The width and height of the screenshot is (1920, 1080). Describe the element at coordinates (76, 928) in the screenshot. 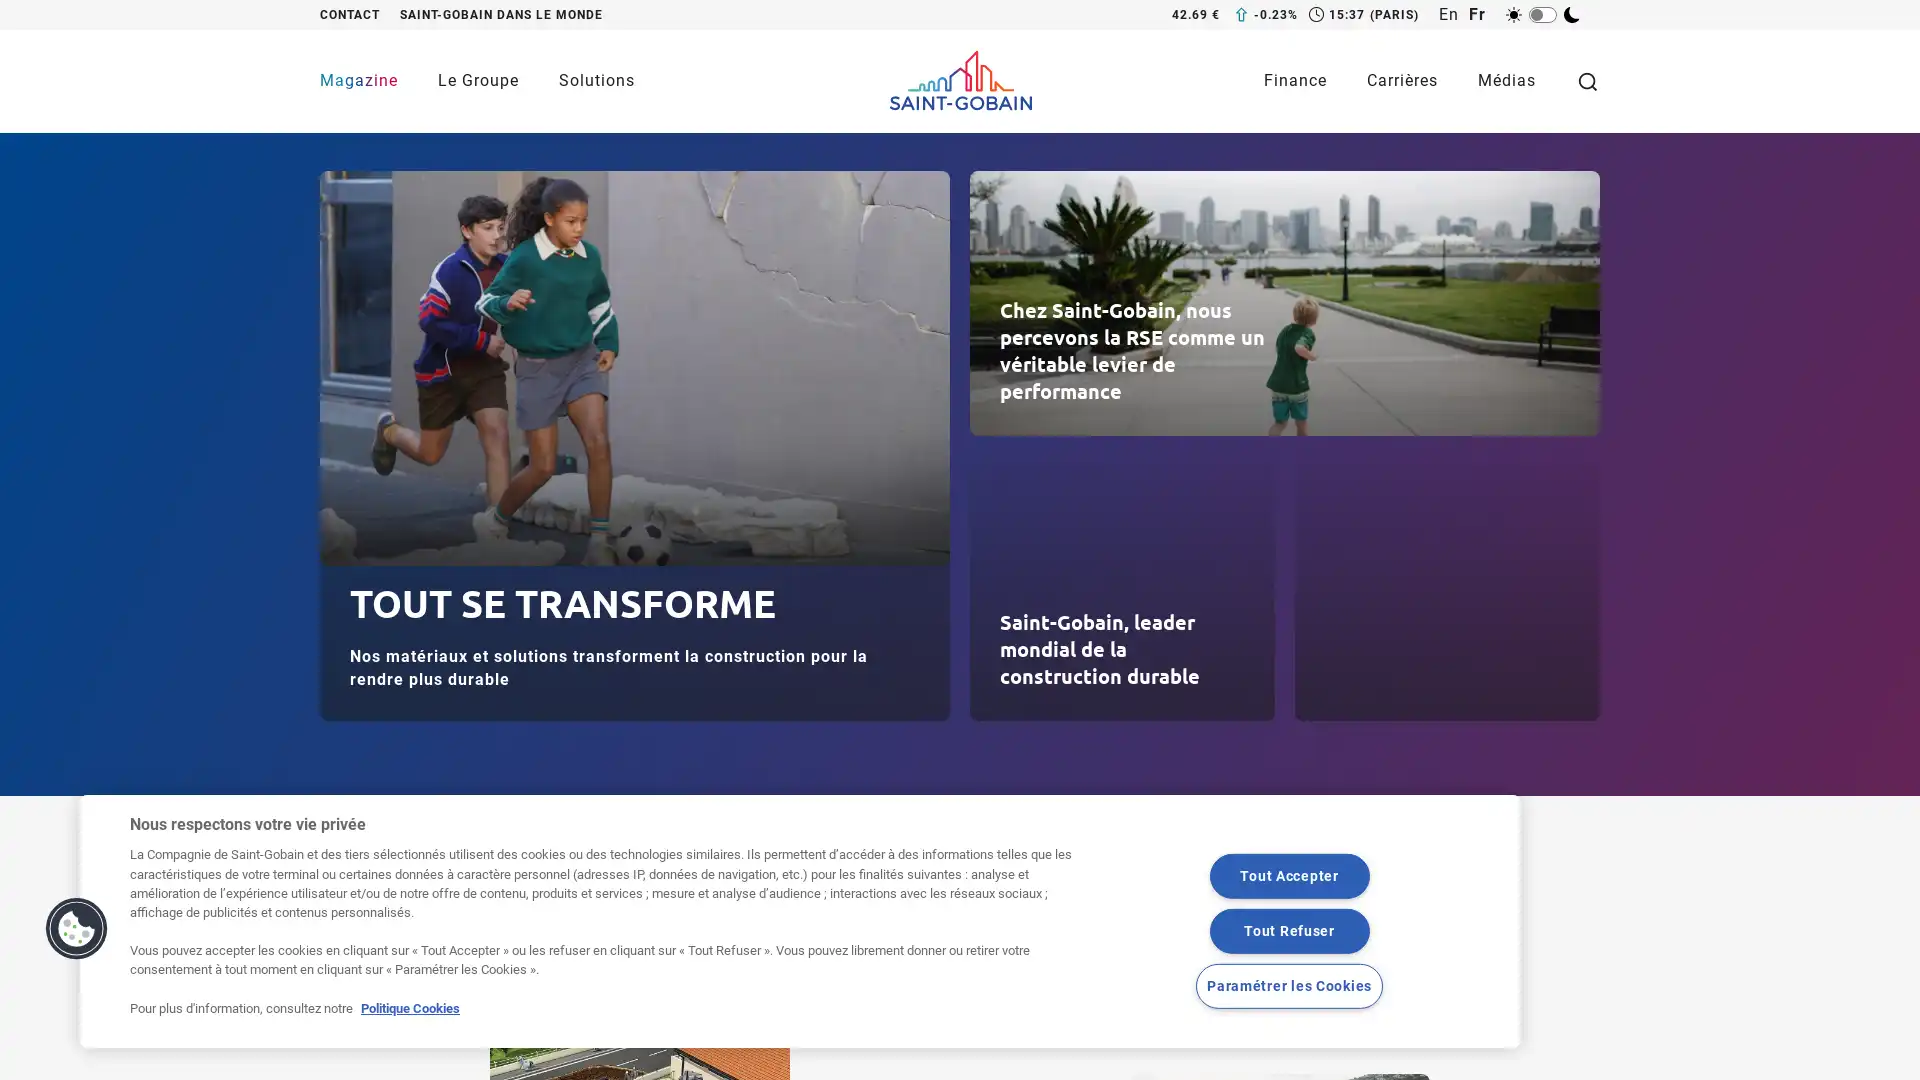

I see `Cookies` at that location.